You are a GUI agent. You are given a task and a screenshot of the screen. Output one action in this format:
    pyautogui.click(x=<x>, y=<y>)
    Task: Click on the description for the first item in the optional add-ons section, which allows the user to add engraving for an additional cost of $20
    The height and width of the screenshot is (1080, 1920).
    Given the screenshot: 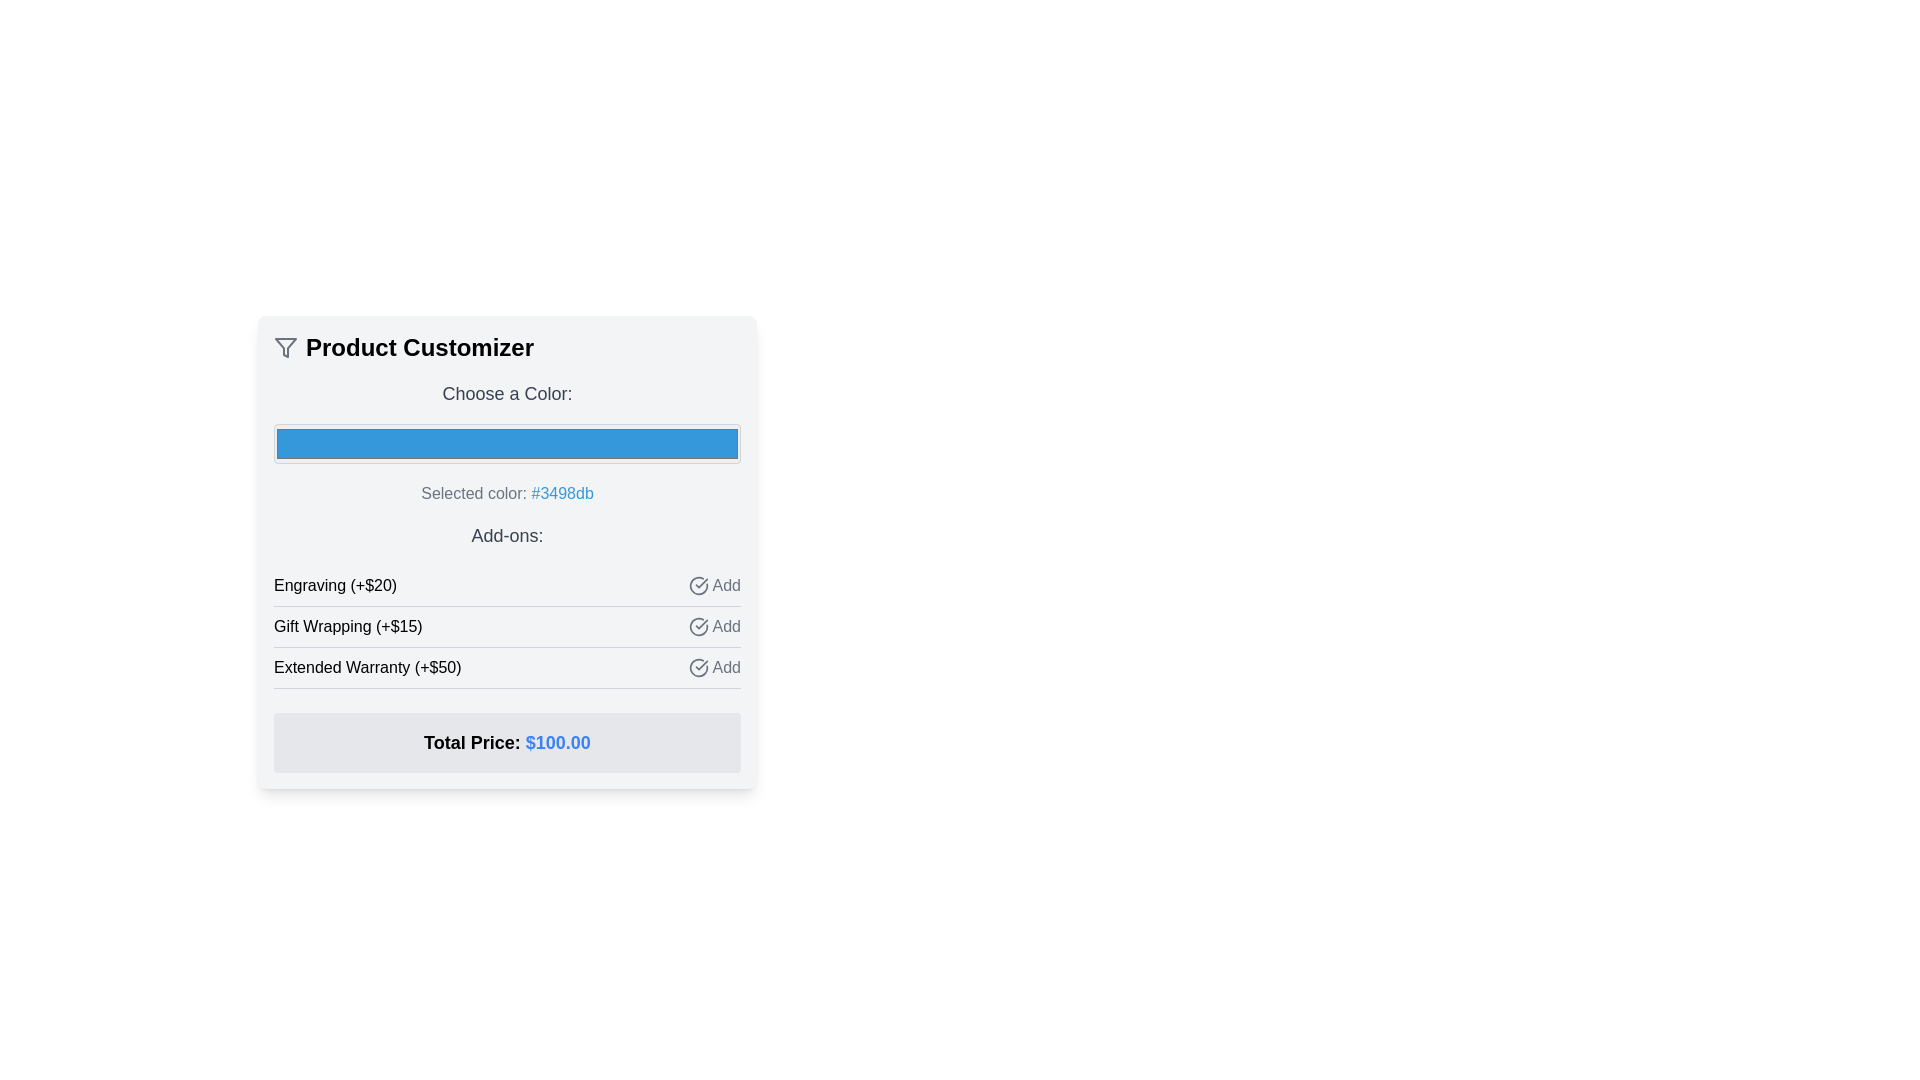 What is the action you would take?
    pyautogui.click(x=507, y=585)
    